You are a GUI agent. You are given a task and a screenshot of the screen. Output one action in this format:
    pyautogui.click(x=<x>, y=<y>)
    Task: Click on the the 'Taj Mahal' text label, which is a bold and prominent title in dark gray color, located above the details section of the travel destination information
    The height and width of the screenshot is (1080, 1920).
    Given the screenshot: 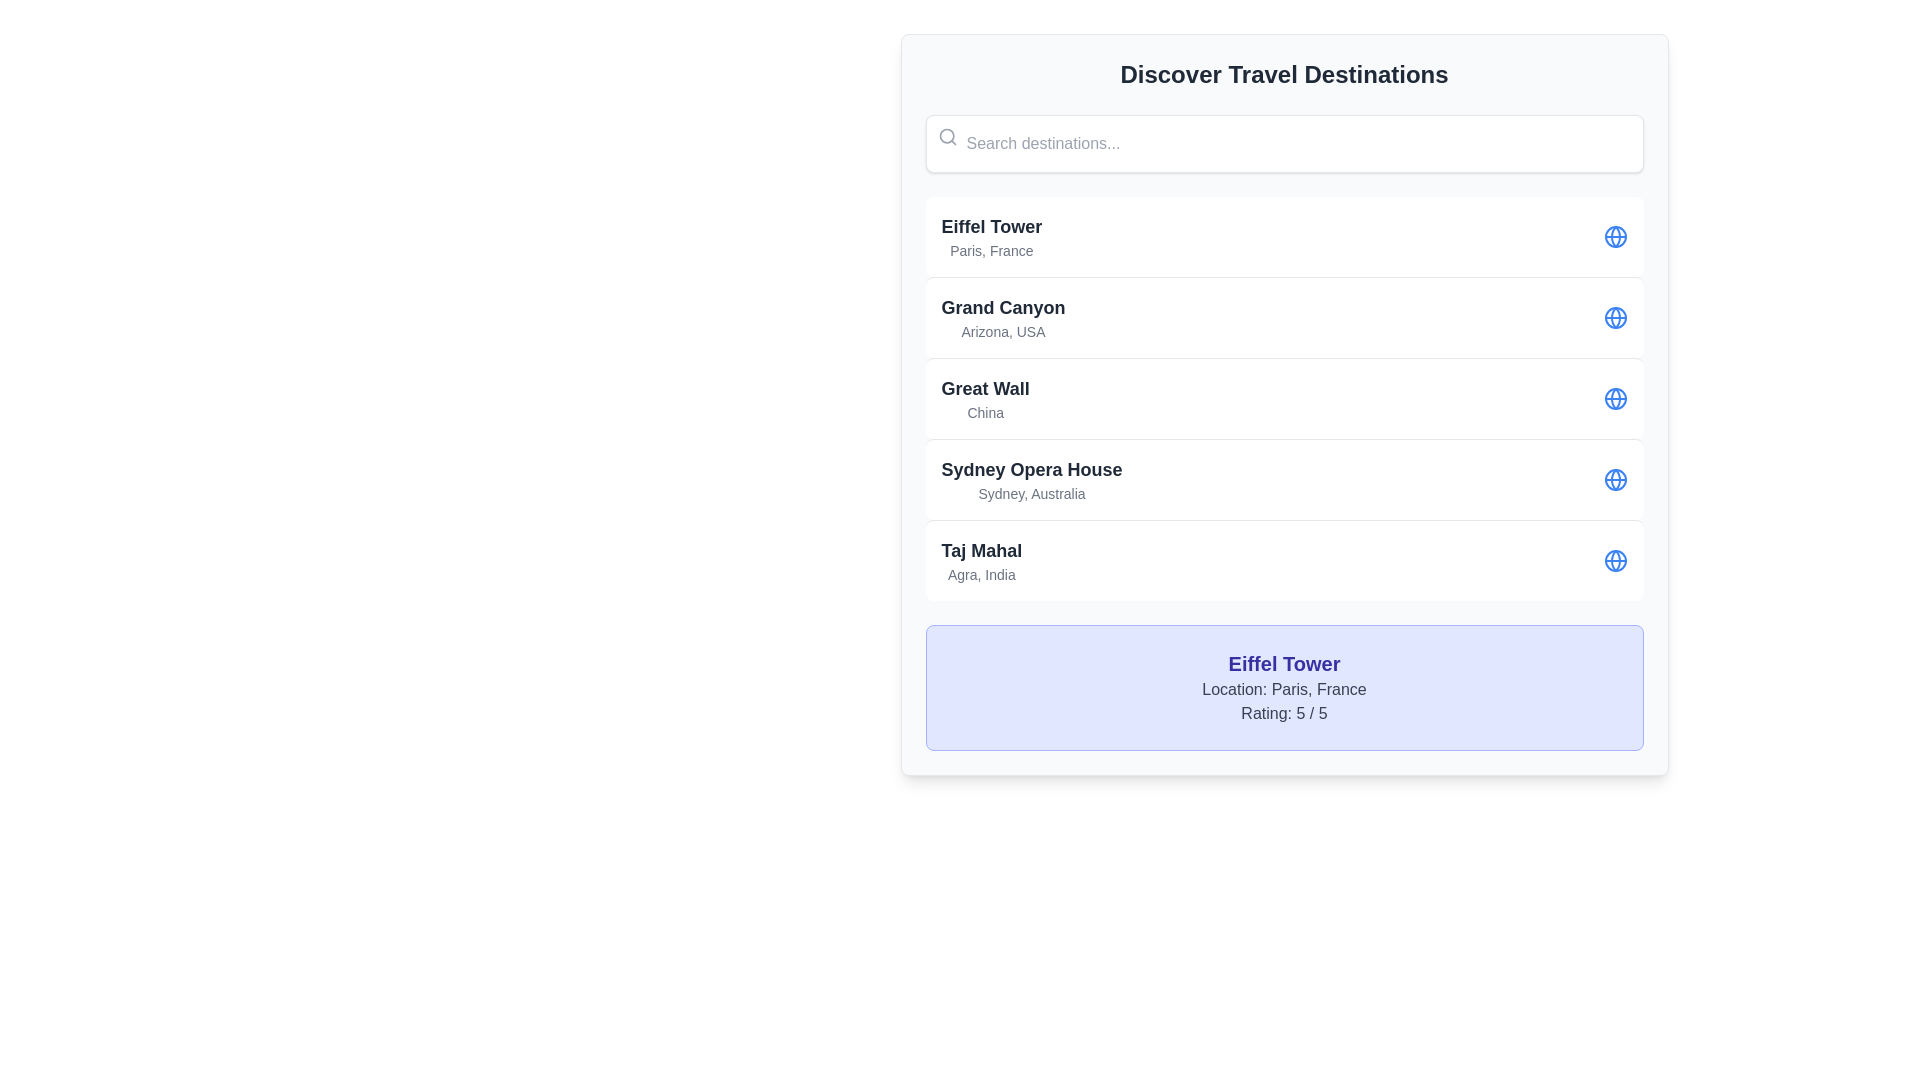 What is the action you would take?
    pyautogui.click(x=981, y=551)
    